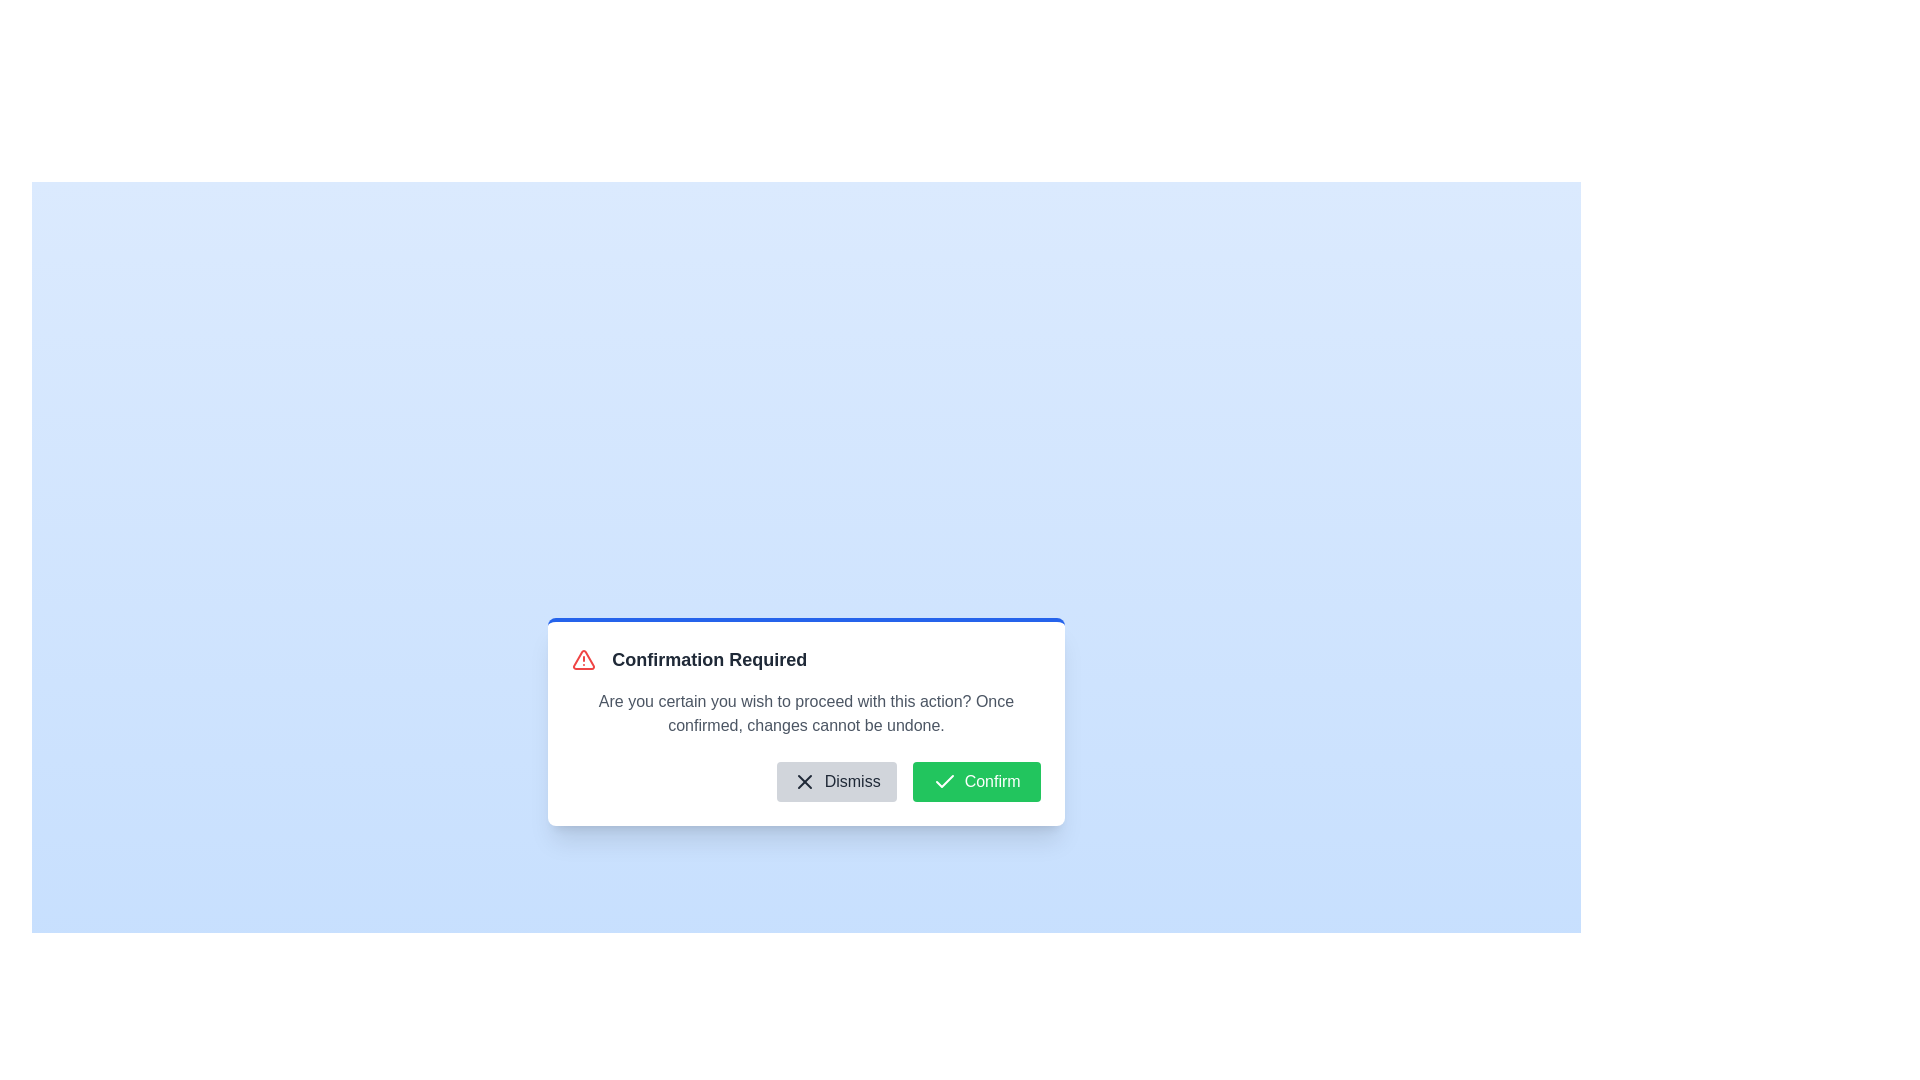  Describe the element at coordinates (943, 781) in the screenshot. I see `the Confirm button which contains the checkmark icon located at the bottom-right of the modal dialog box` at that location.